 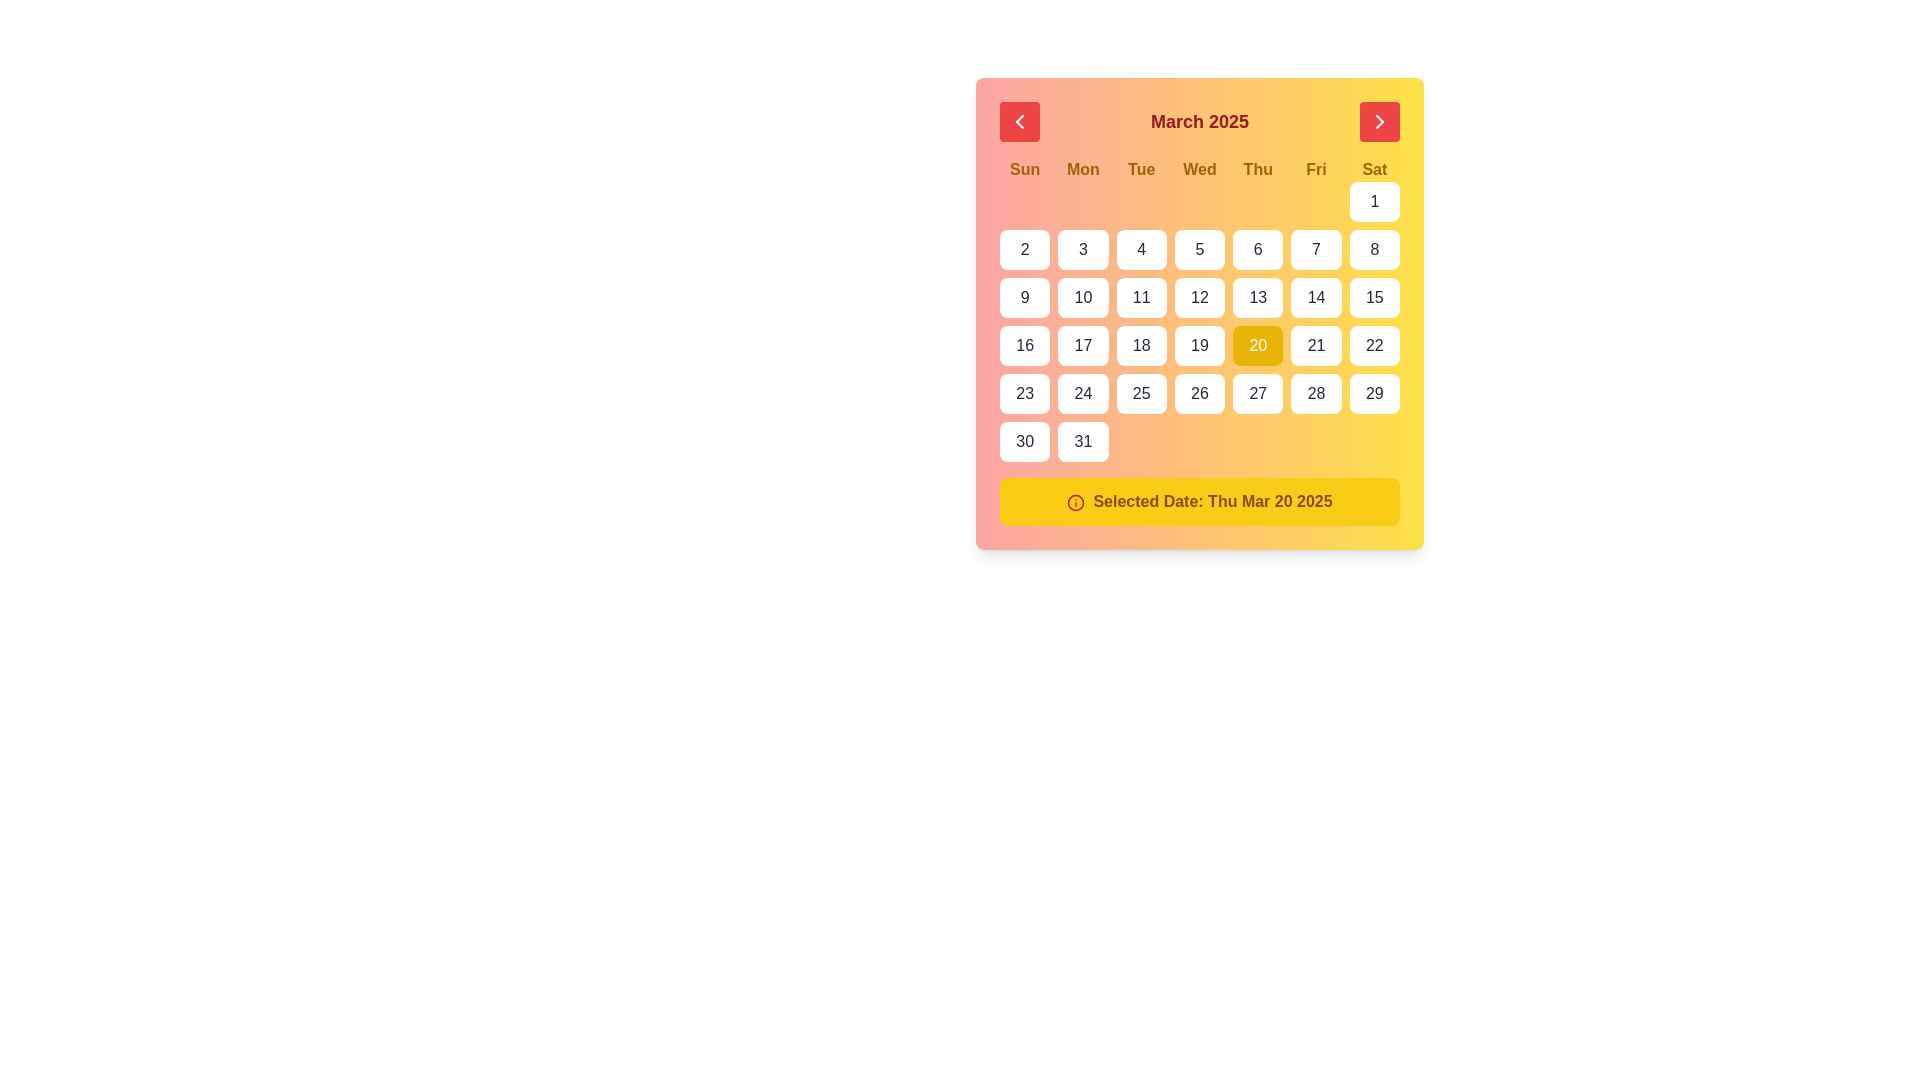 What do you see at coordinates (1025, 441) in the screenshot?
I see `the square-shaped button with the text '30' in dark gray, located in the lower left corner of the calendar grid` at bounding box center [1025, 441].